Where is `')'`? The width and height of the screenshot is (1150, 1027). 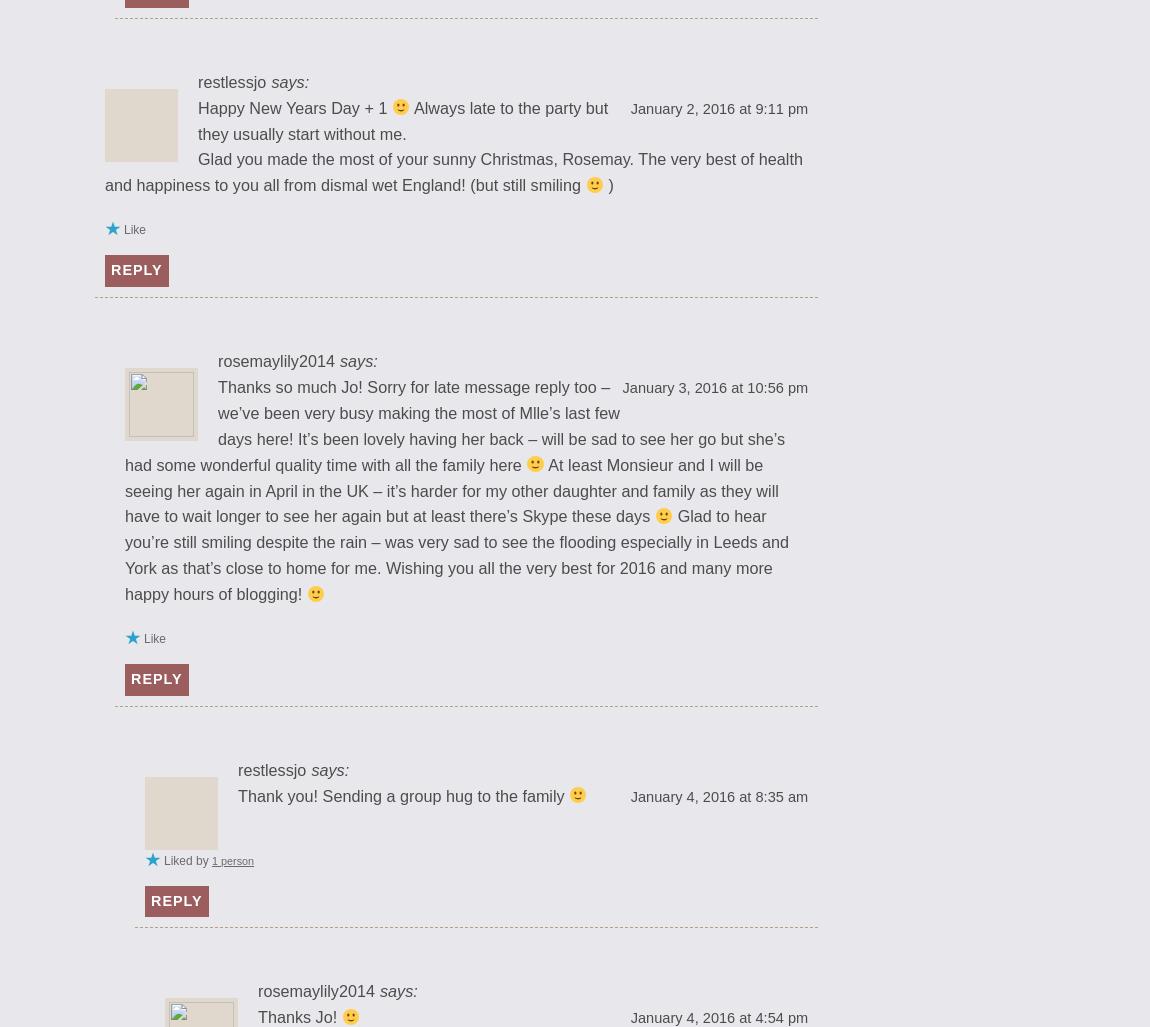 ')' is located at coordinates (607, 183).